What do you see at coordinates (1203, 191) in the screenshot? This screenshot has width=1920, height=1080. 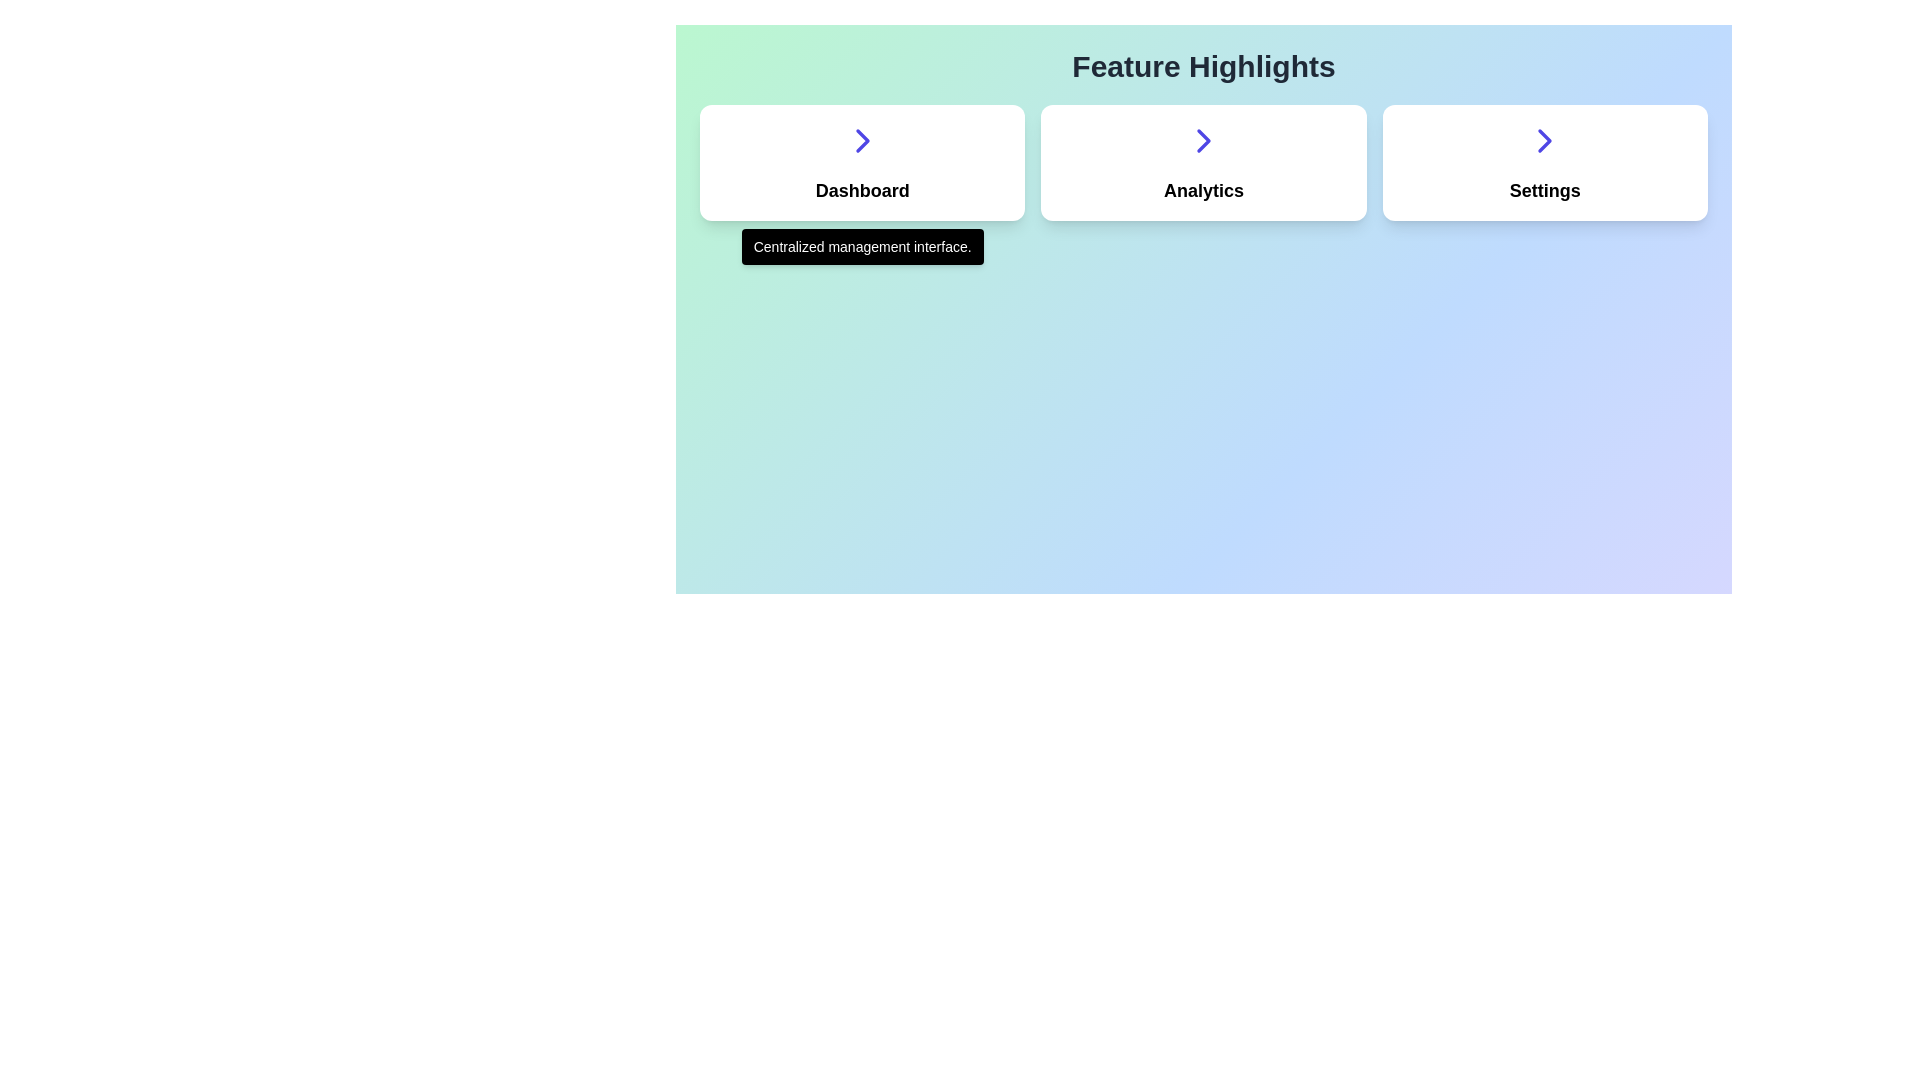 I see `the Text Label that serves as the descriptive title for the second item in a row of three elements titled 'Dashboard', 'Analytics', and 'Settings'` at bounding box center [1203, 191].